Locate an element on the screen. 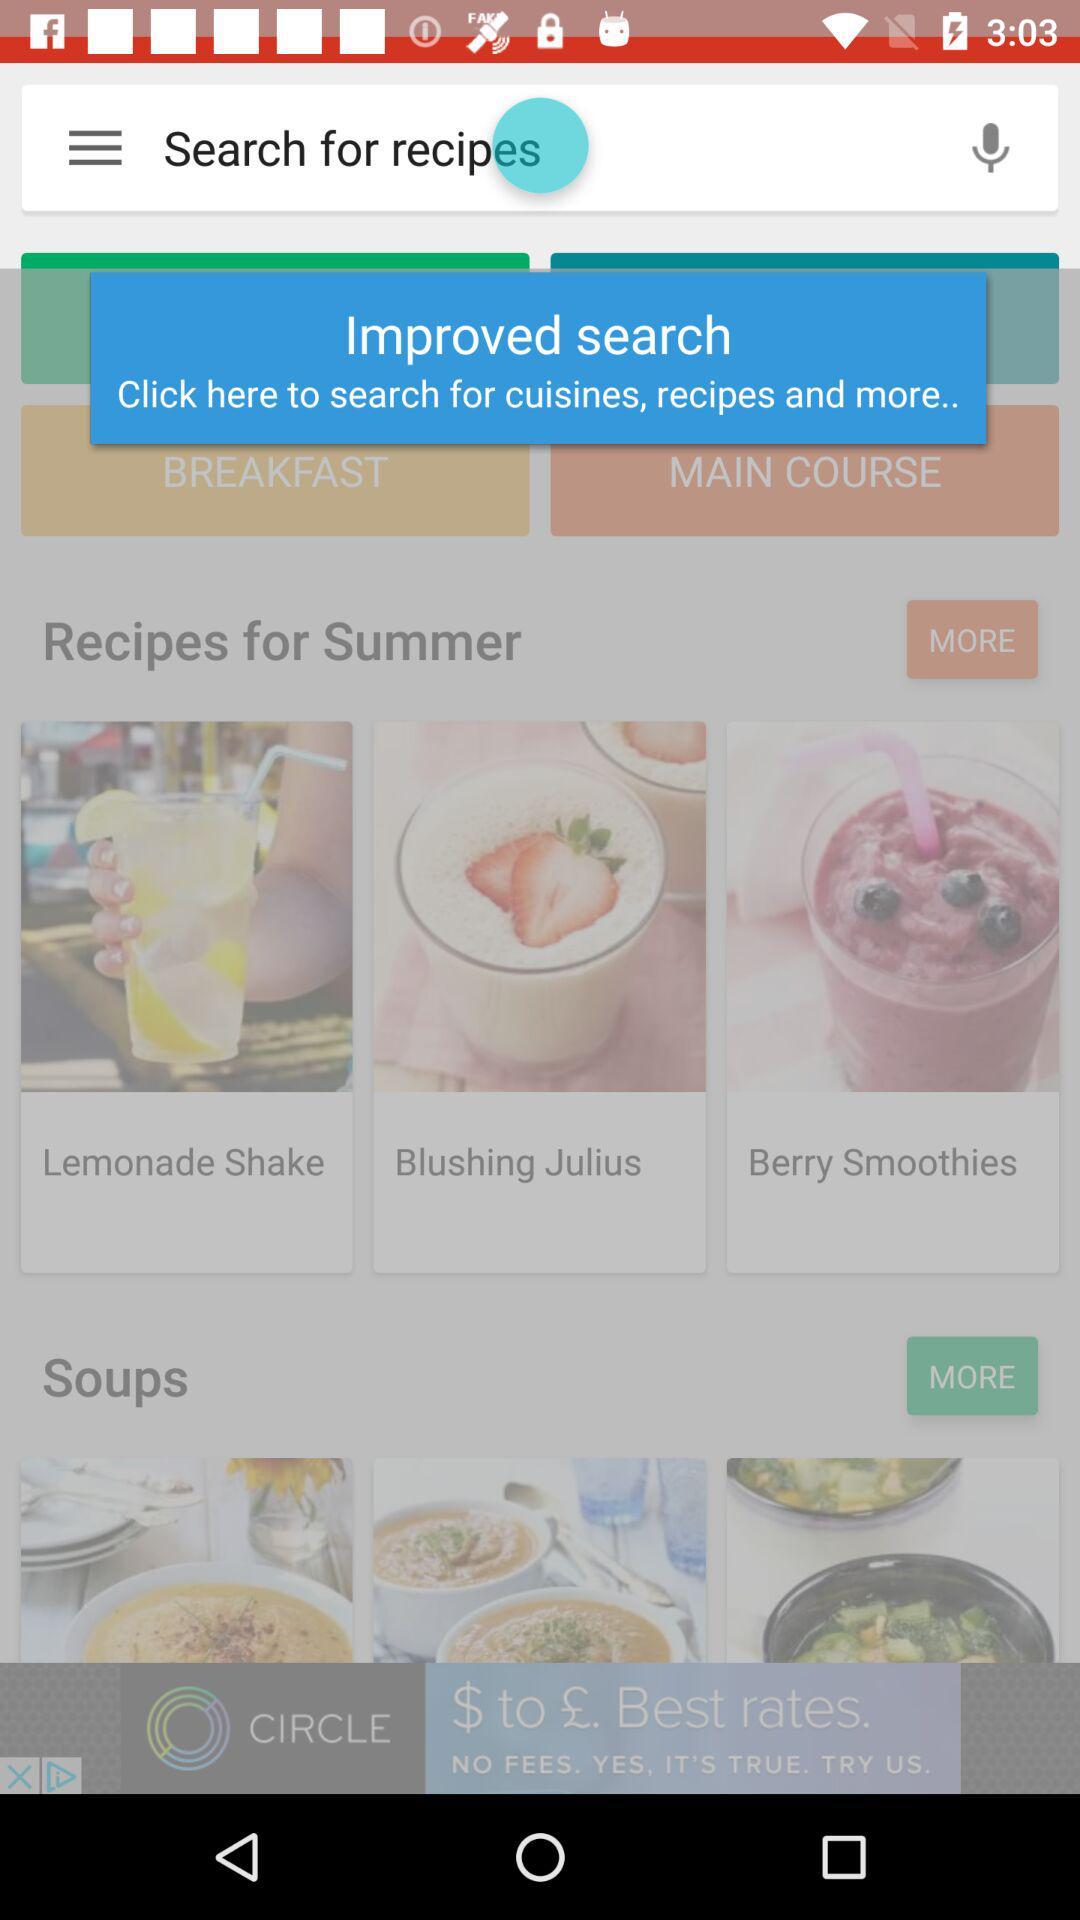  image above the text lemonade shake is located at coordinates (186, 906).